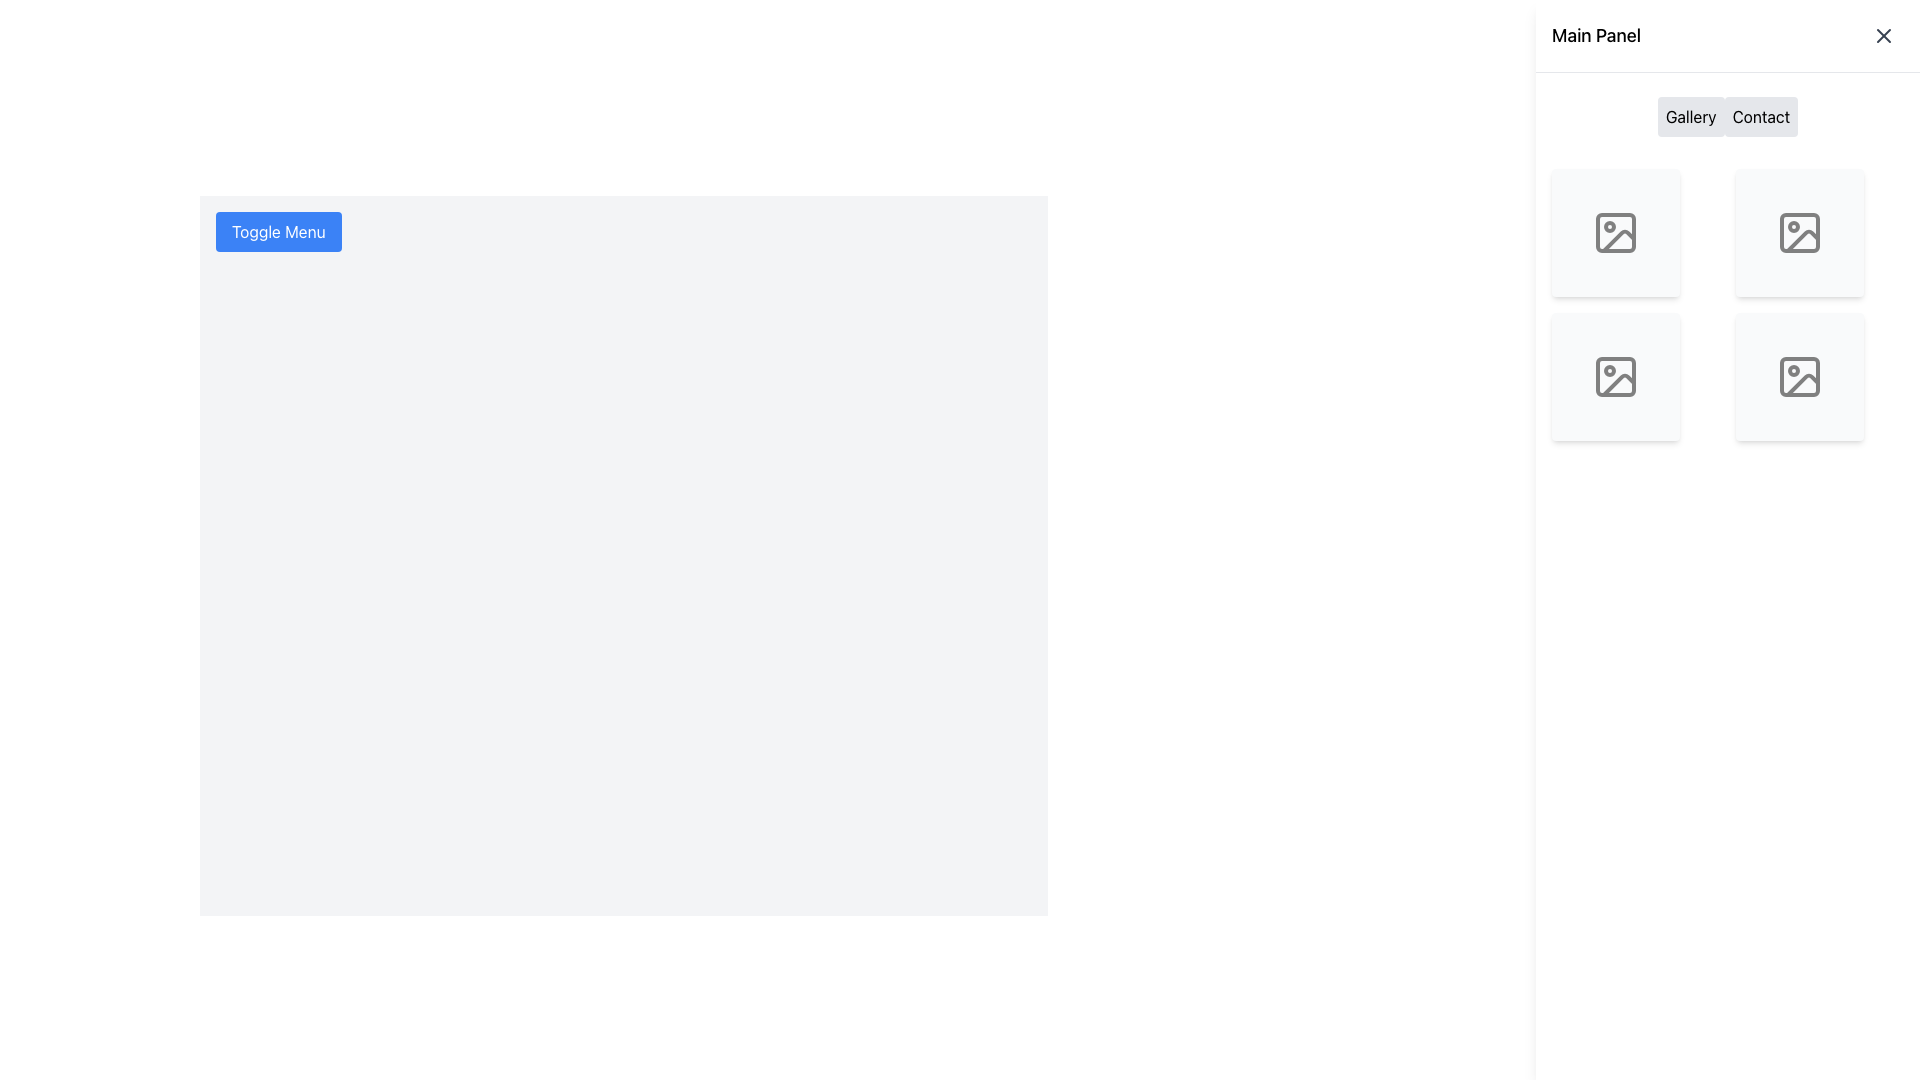 This screenshot has height=1080, width=1920. I want to click on an item onto the image placeholder element, which is a square area with a gray background and a centered picture frame icon, located in the bottom-left position of a 2x2 grid, so click(1616, 377).